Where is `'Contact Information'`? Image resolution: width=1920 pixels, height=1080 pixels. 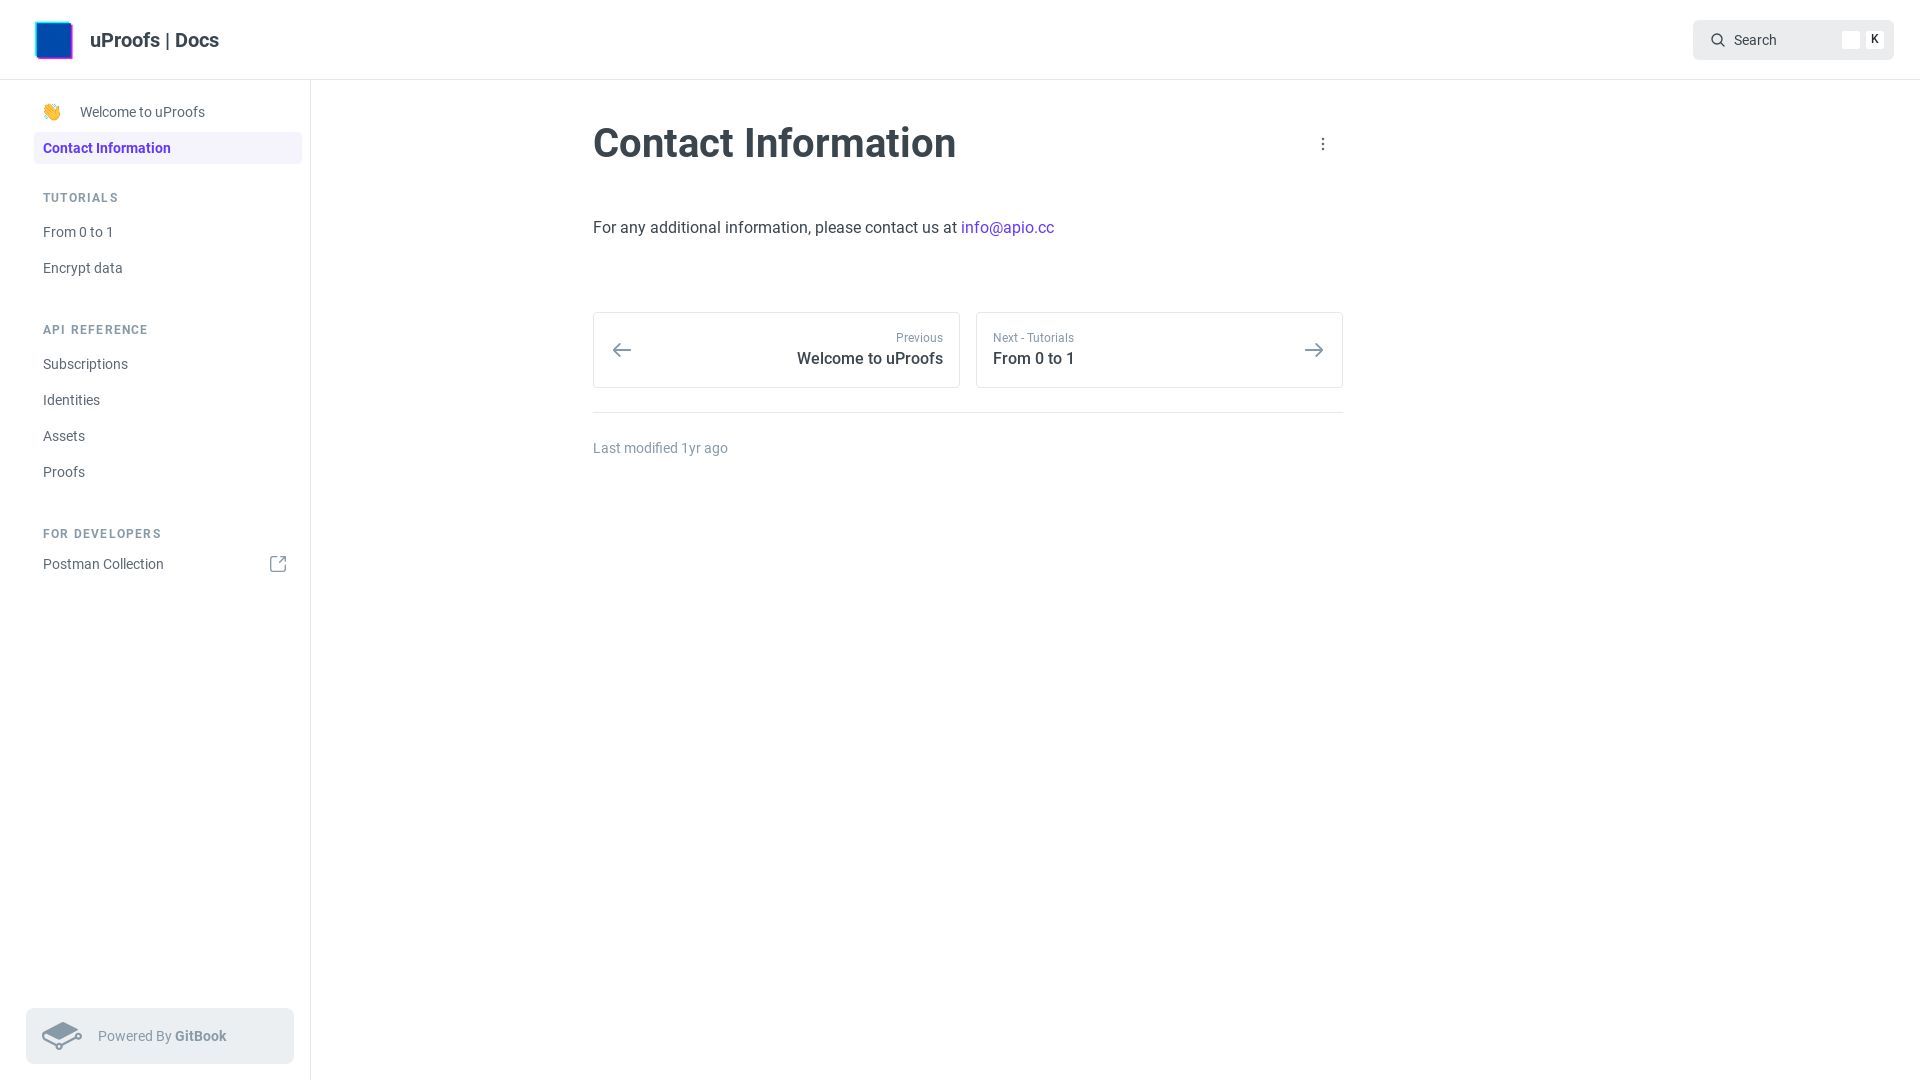
'Contact Information' is located at coordinates (168, 146).